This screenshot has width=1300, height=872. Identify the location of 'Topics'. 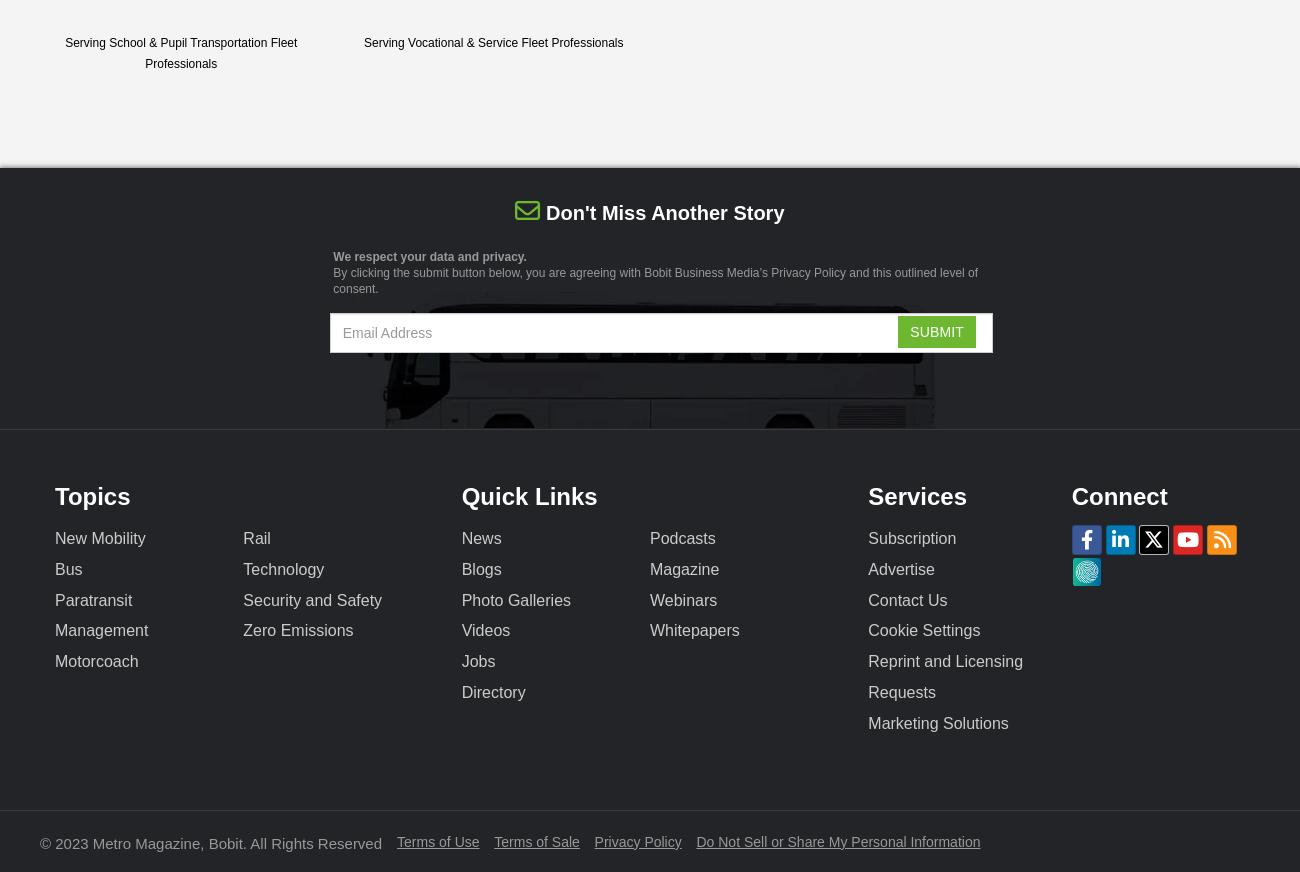
(92, 494).